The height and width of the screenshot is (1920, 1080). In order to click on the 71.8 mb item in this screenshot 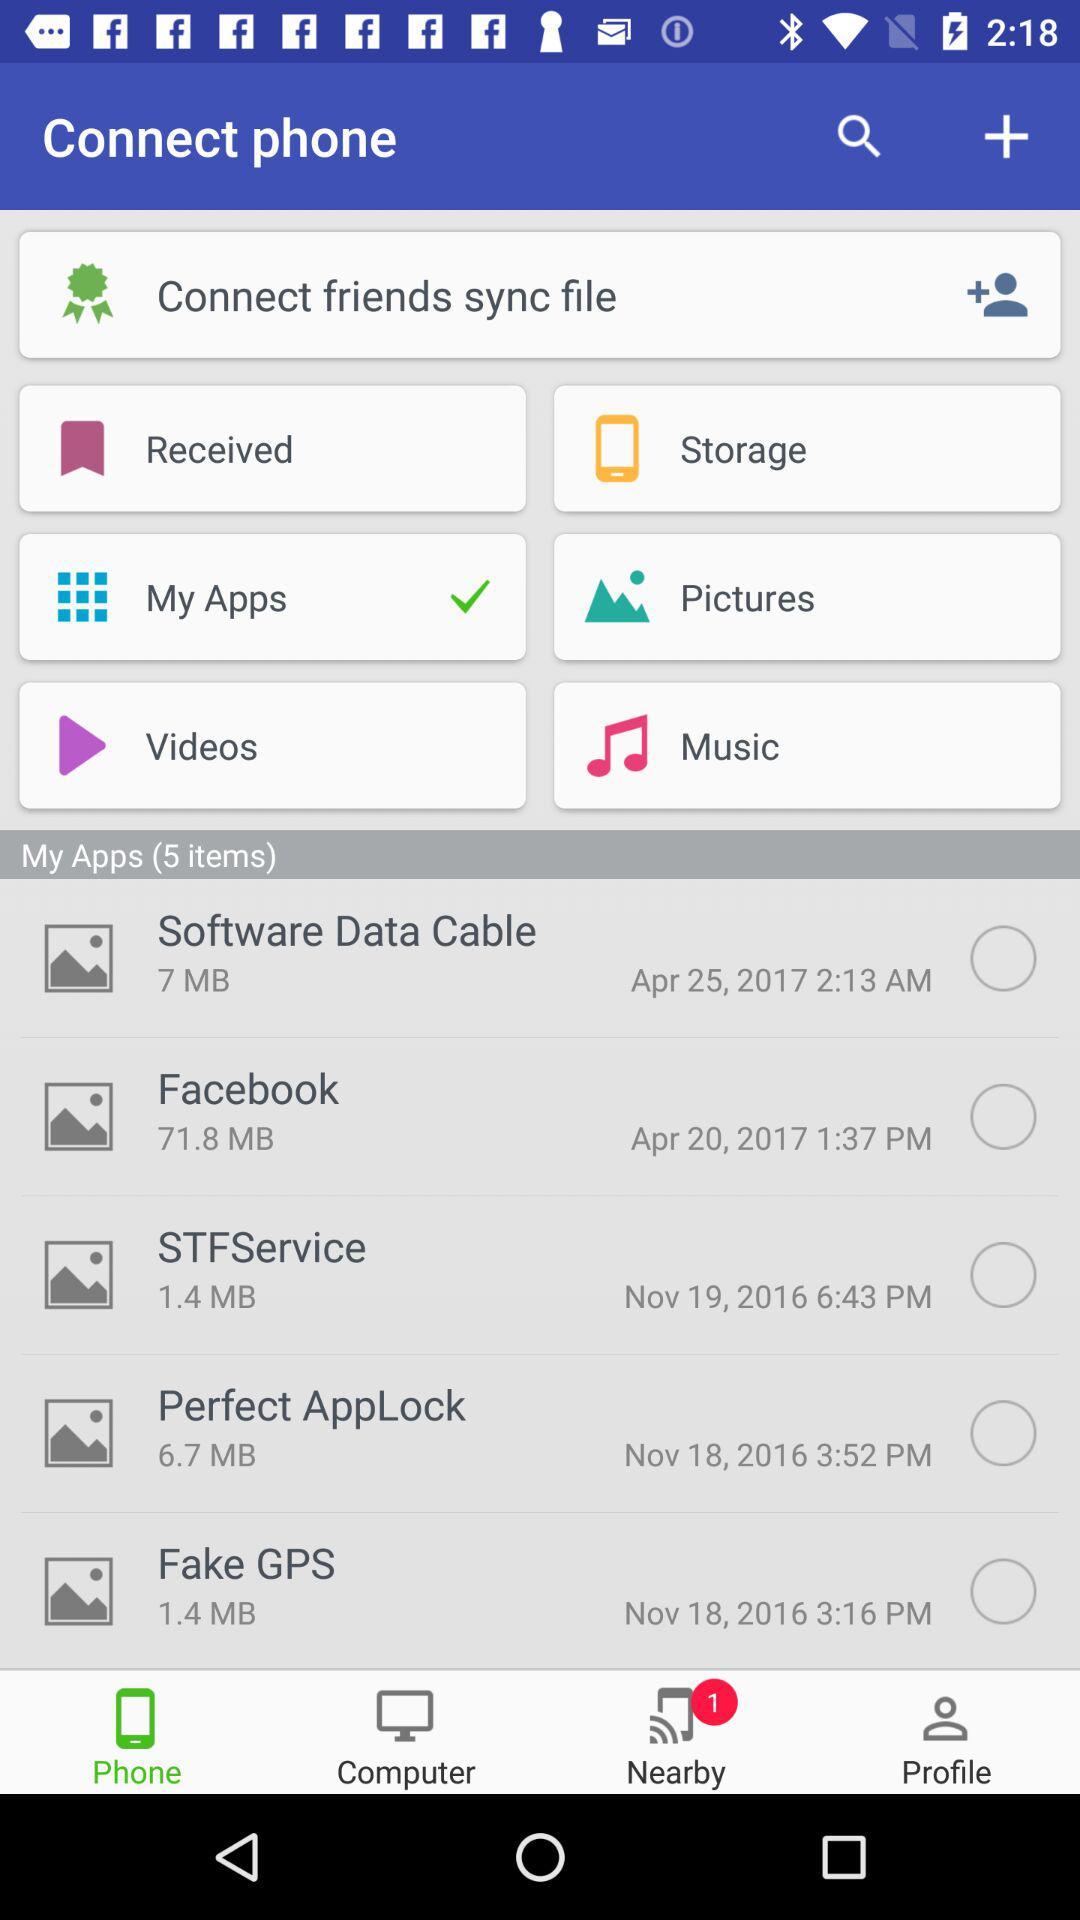, I will do `click(350, 1137)`.